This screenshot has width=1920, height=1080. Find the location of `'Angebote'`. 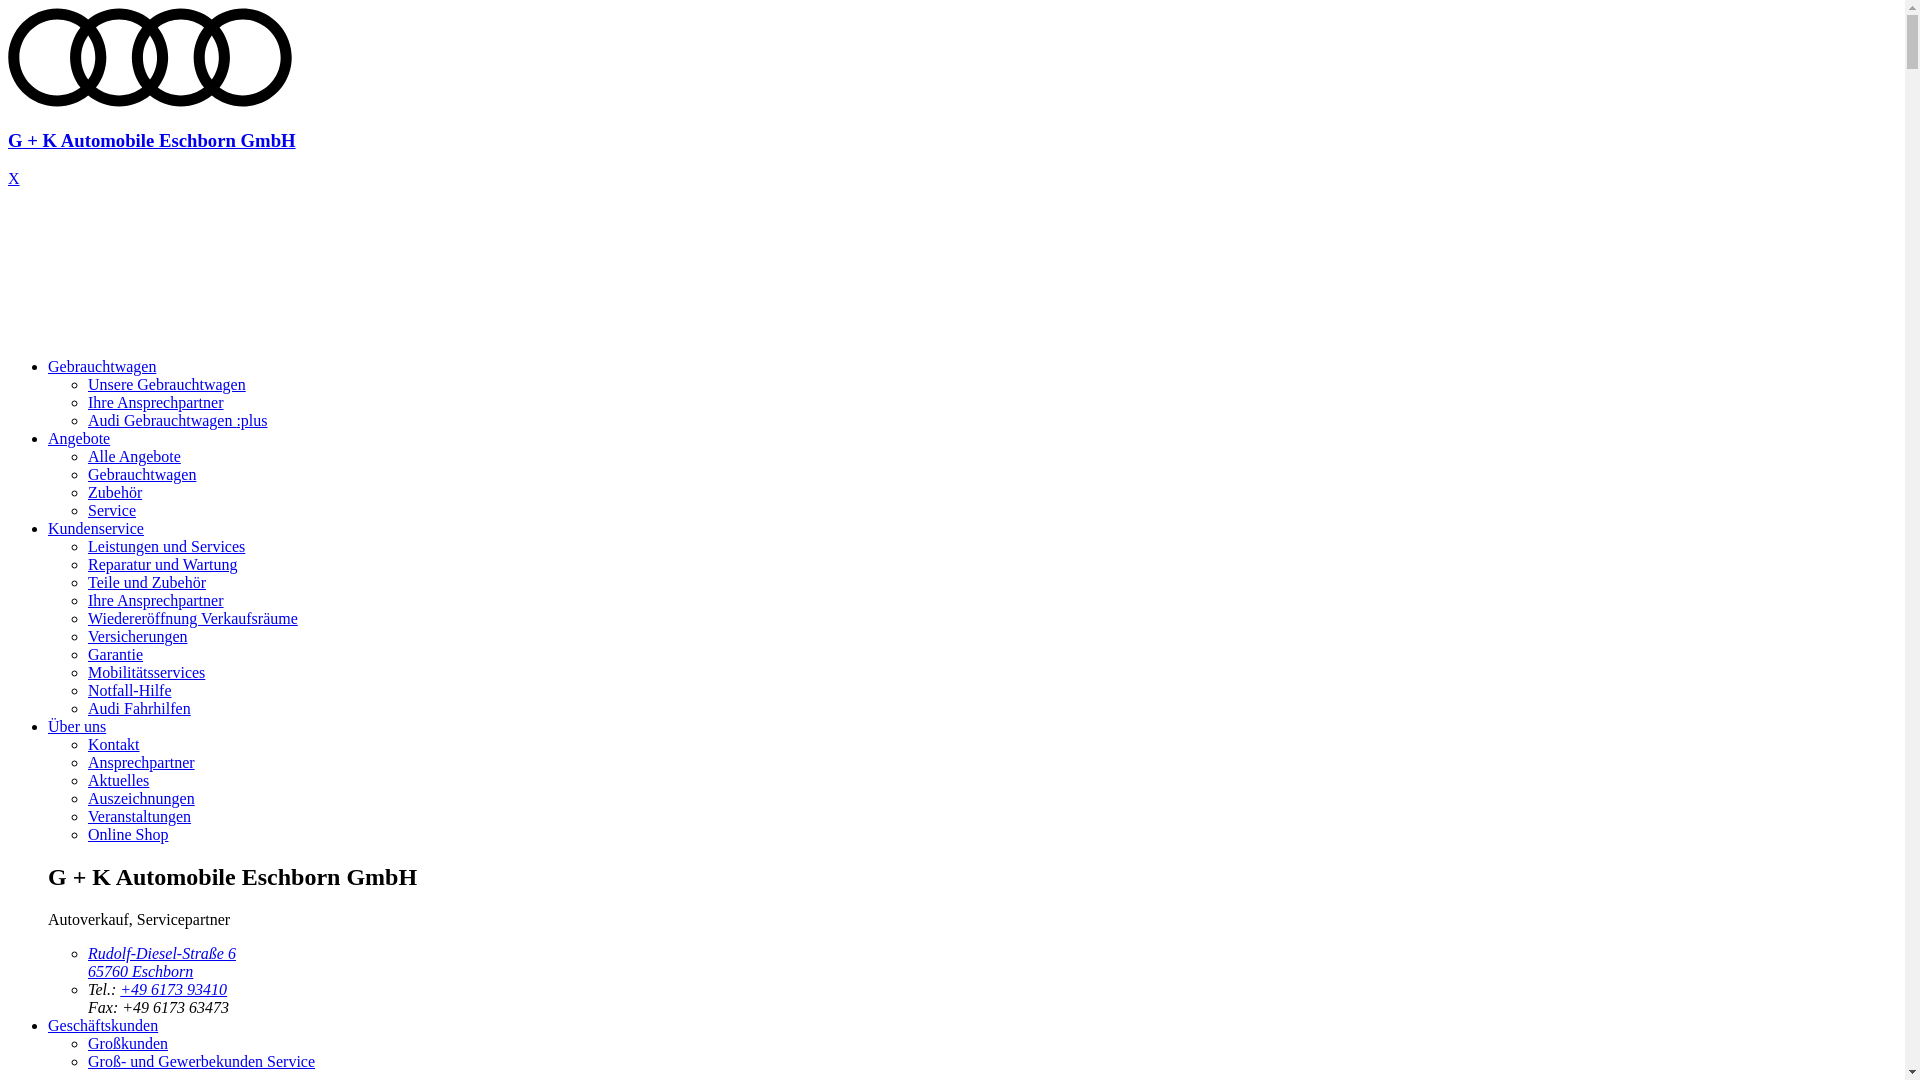

'Angebote' is located at coordinates (48, 437).